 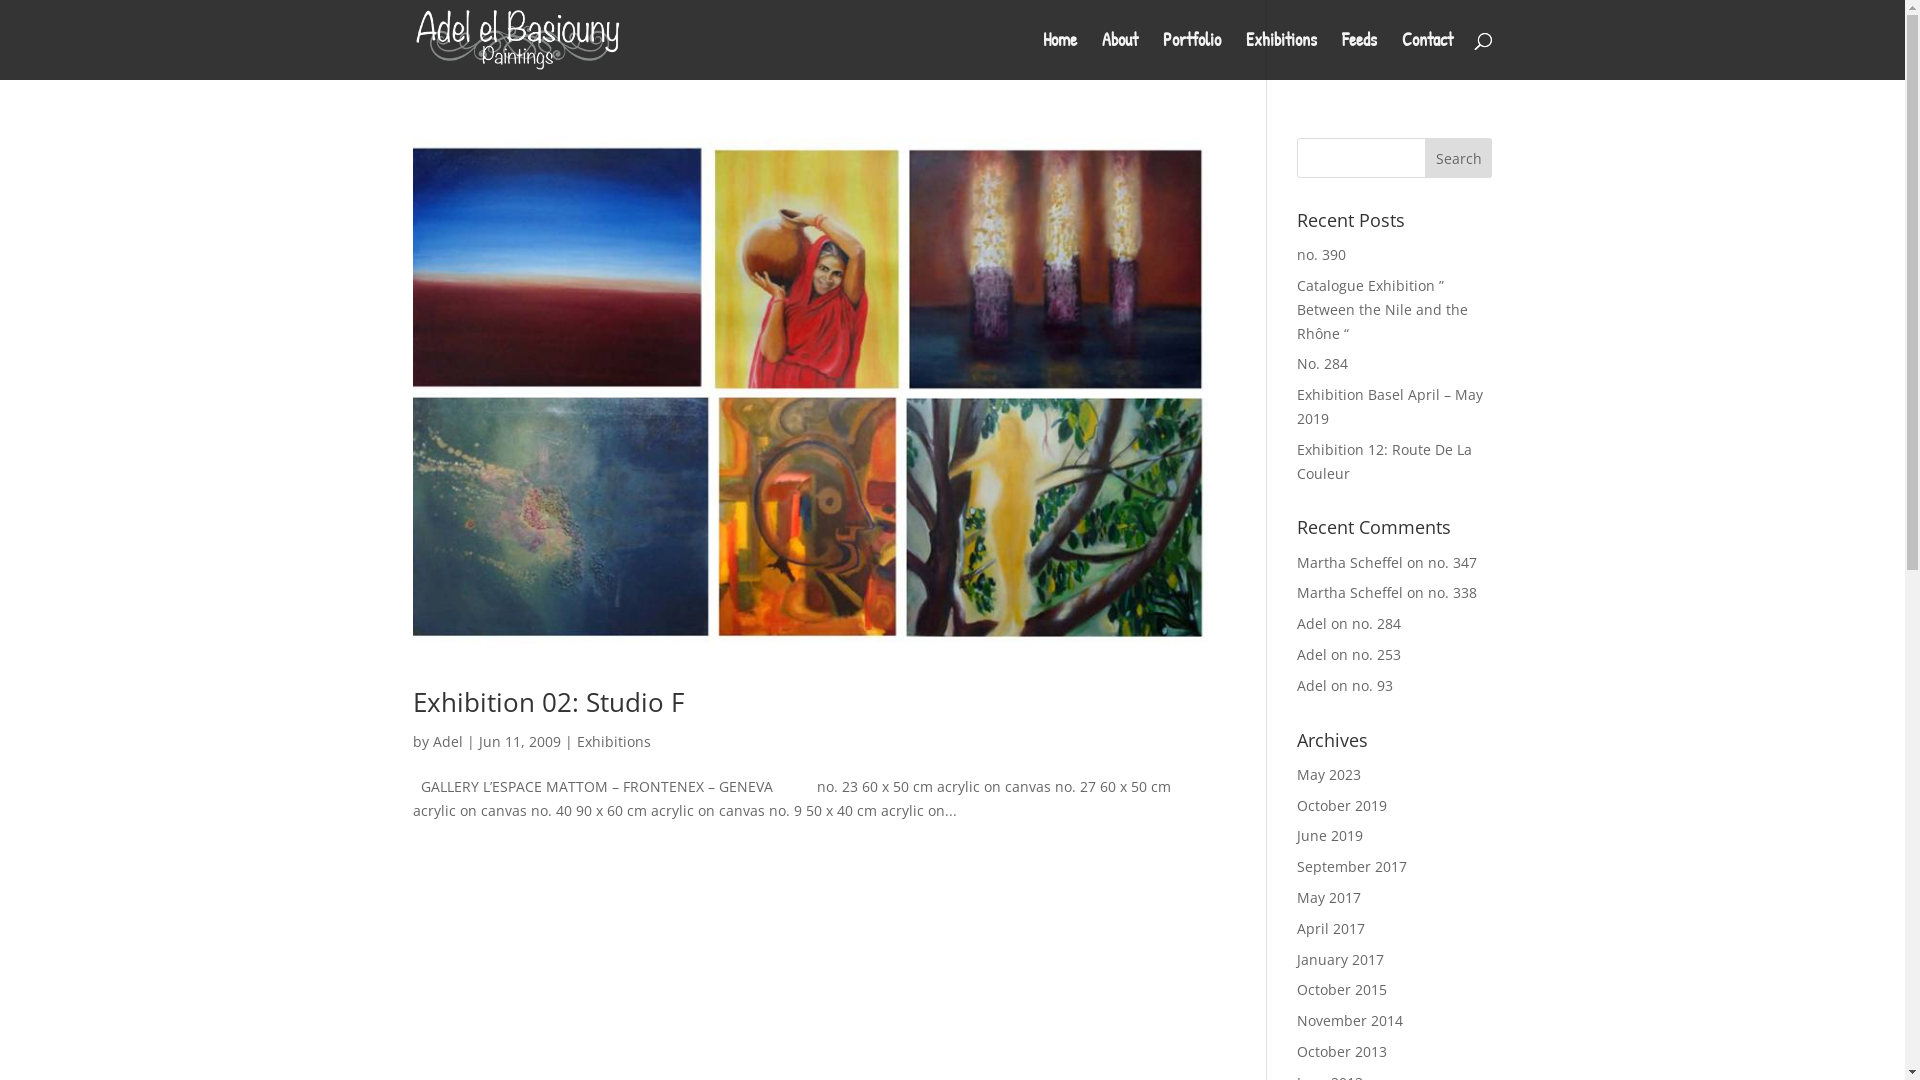 I want to click on 'January 2017', so click(x=1340, y=958).